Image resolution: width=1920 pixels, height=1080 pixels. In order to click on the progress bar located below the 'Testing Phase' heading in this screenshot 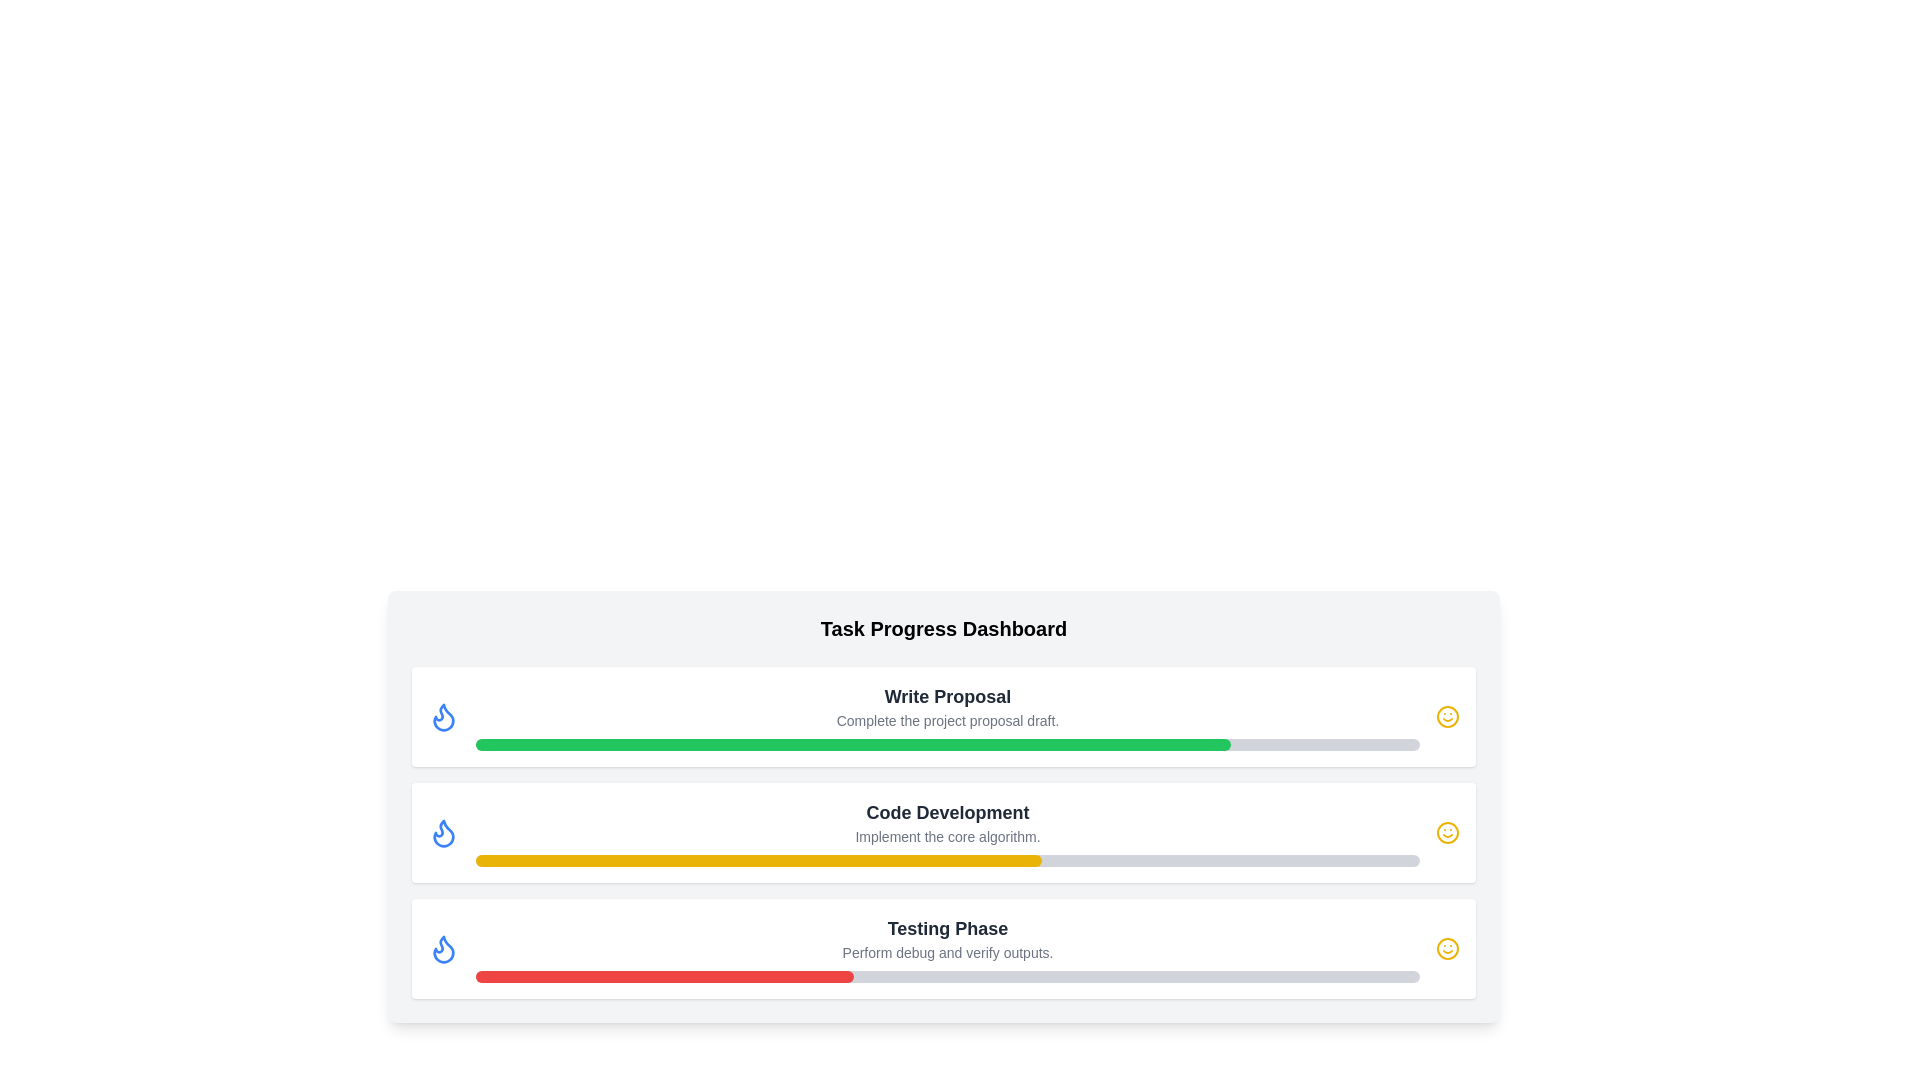, I will do `click(947, 975)`.